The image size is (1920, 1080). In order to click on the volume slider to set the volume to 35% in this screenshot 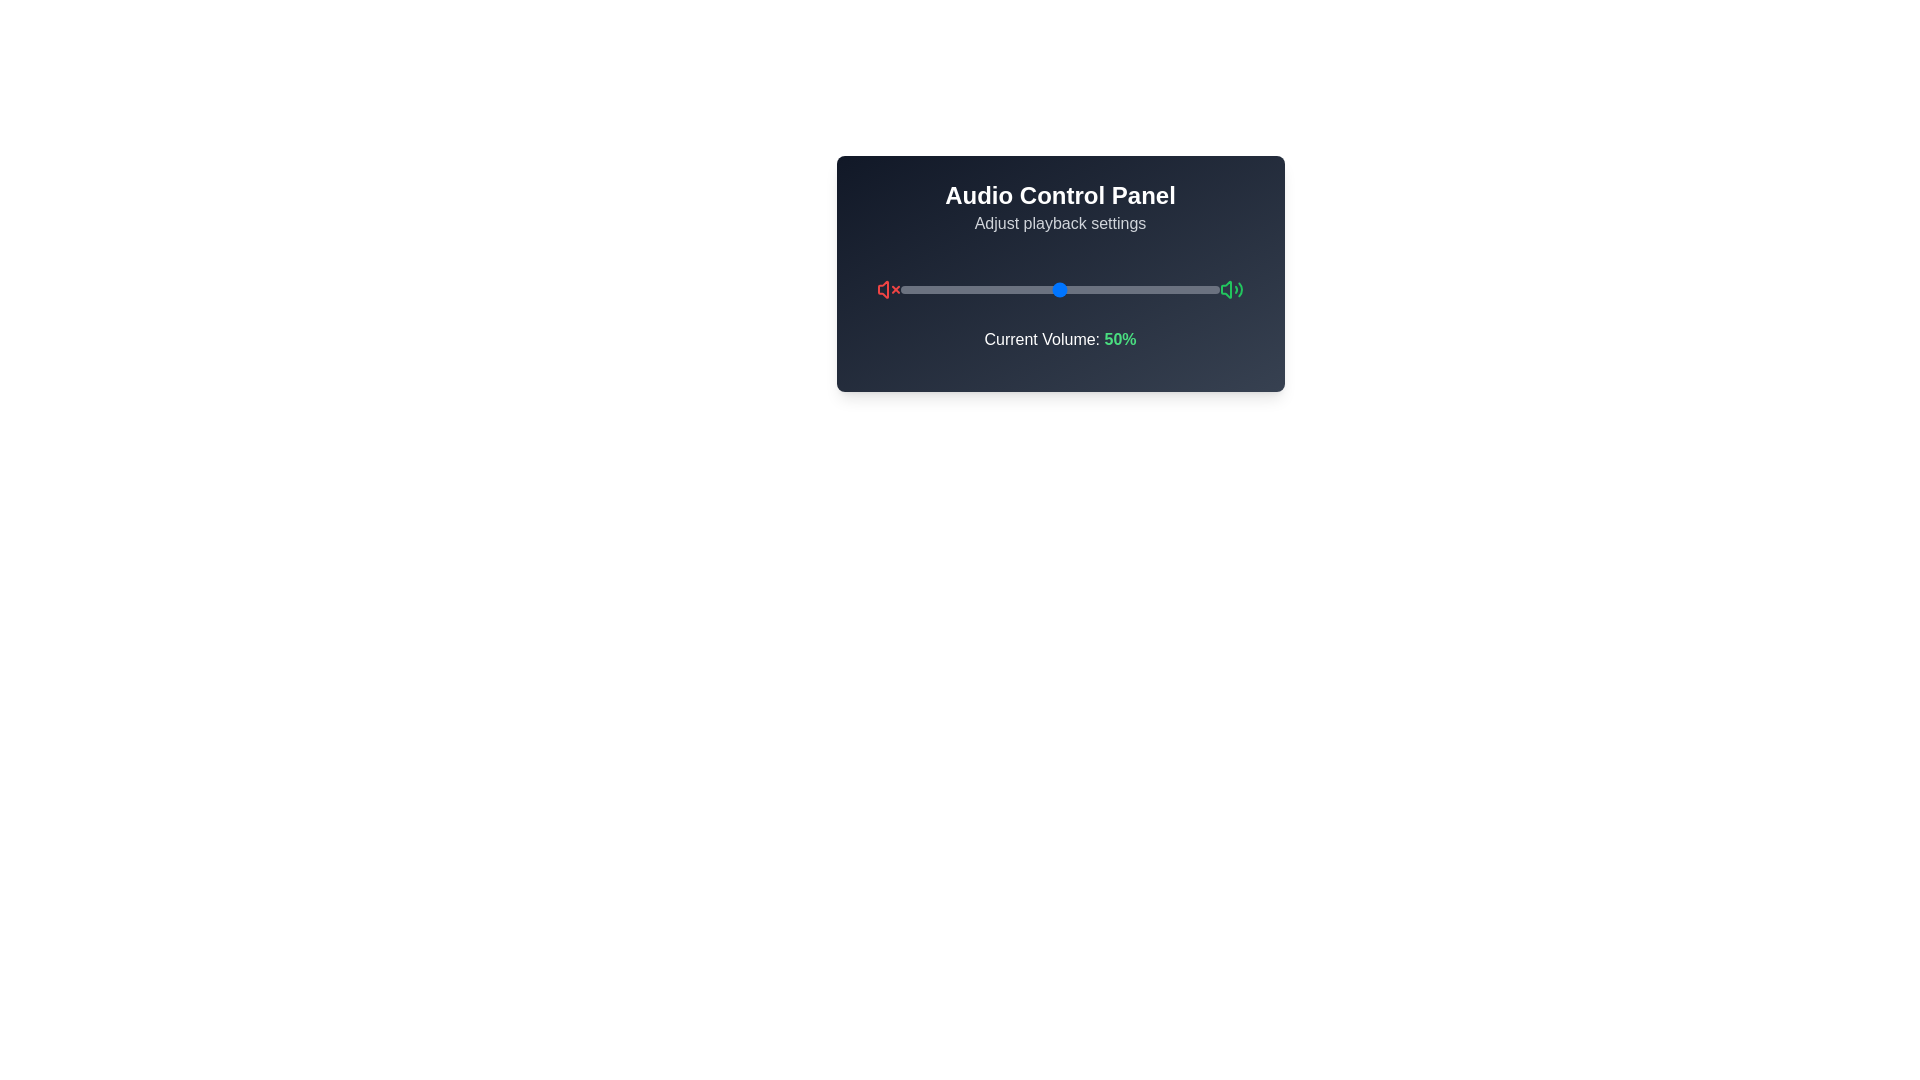, I will do `click(1012, 289)`.